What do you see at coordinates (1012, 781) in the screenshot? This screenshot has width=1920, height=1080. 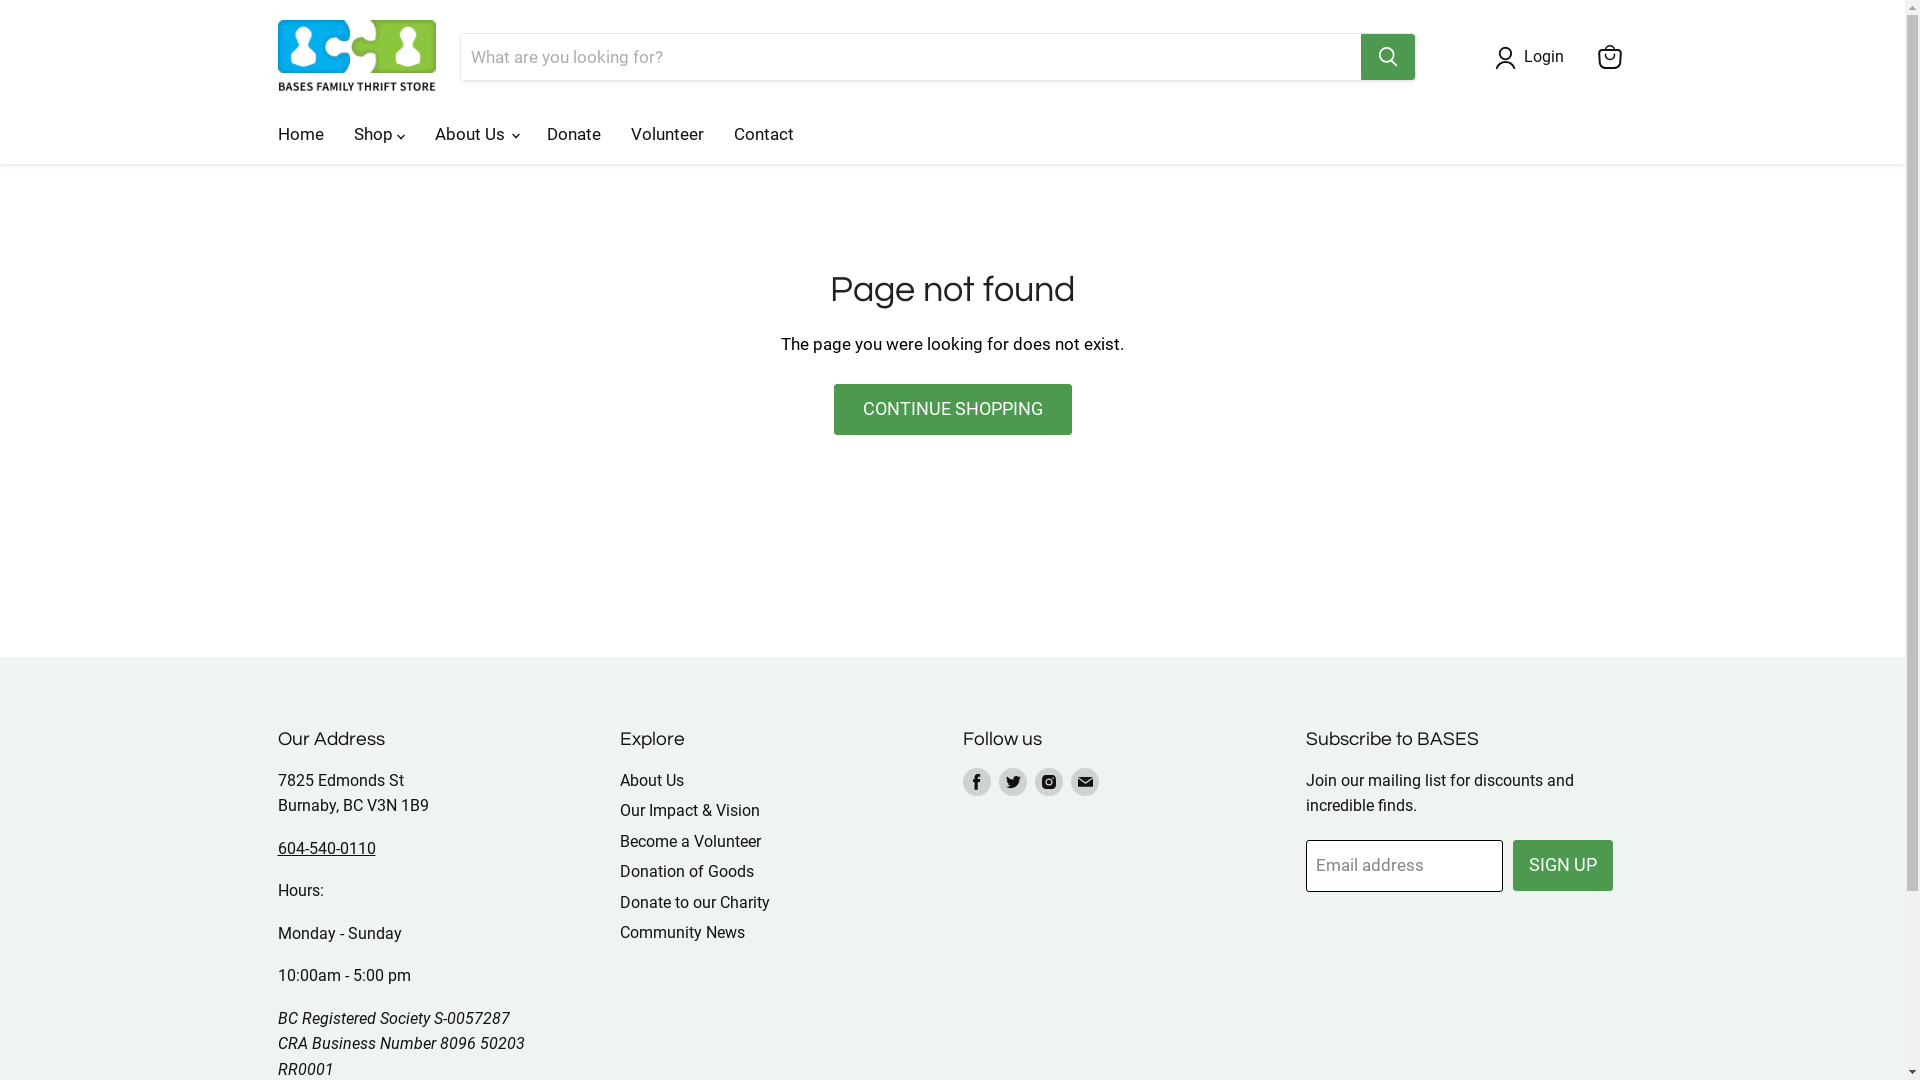 I see `'Find us on Twitter'` at bounding box center [1012, 781].